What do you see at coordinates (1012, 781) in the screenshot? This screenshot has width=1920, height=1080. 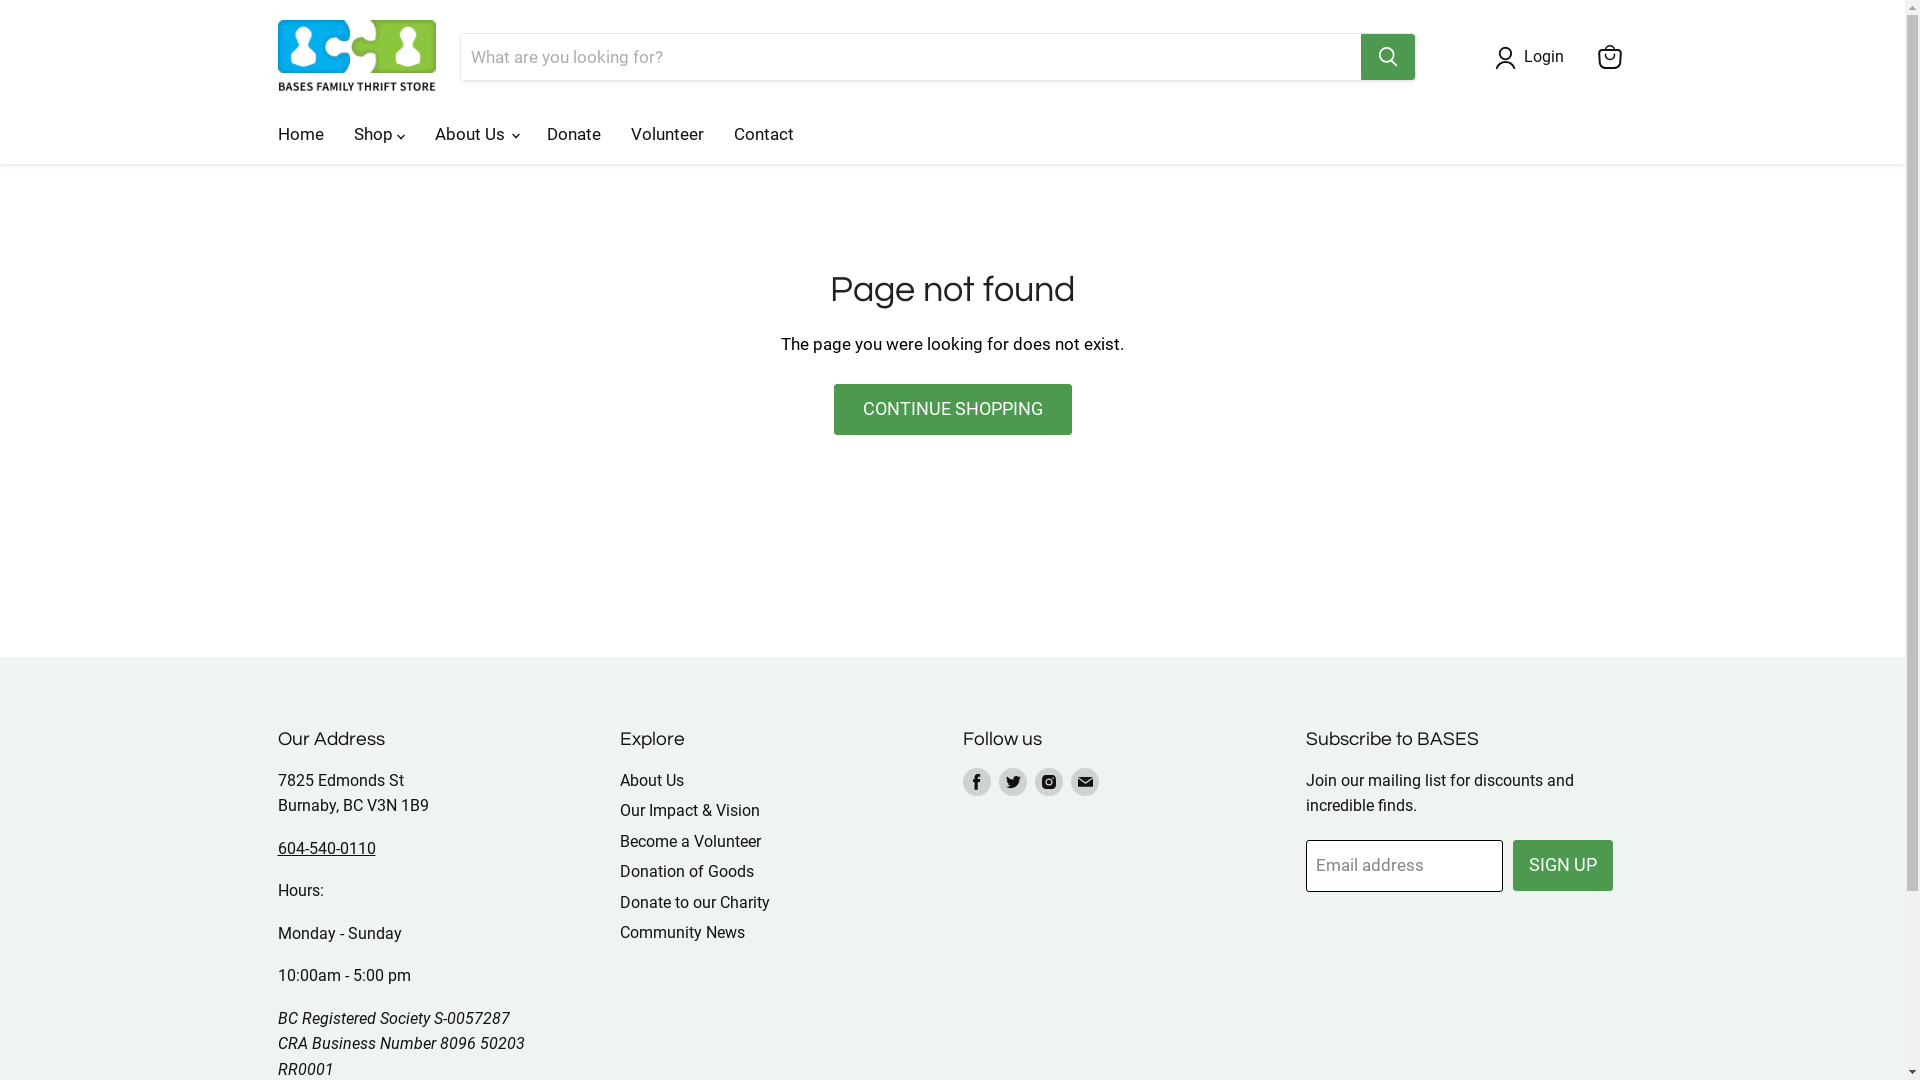 I see `'Find us on Twitter'` at bounding box center [1012, 781].